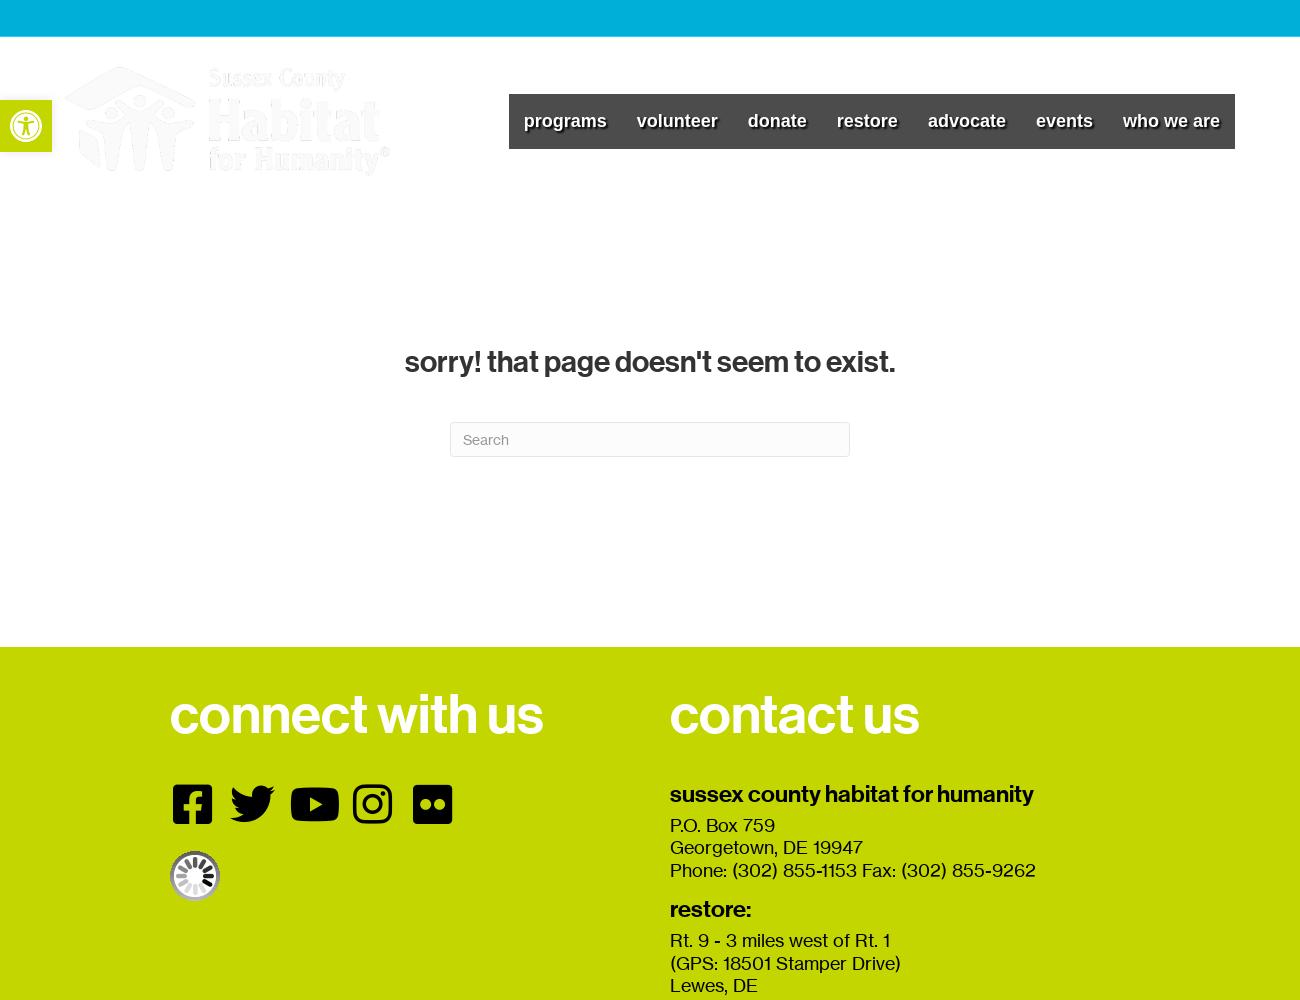 This screenshot has width=1300, height=1000. I want to click on 'contact us', so click(793, 712).